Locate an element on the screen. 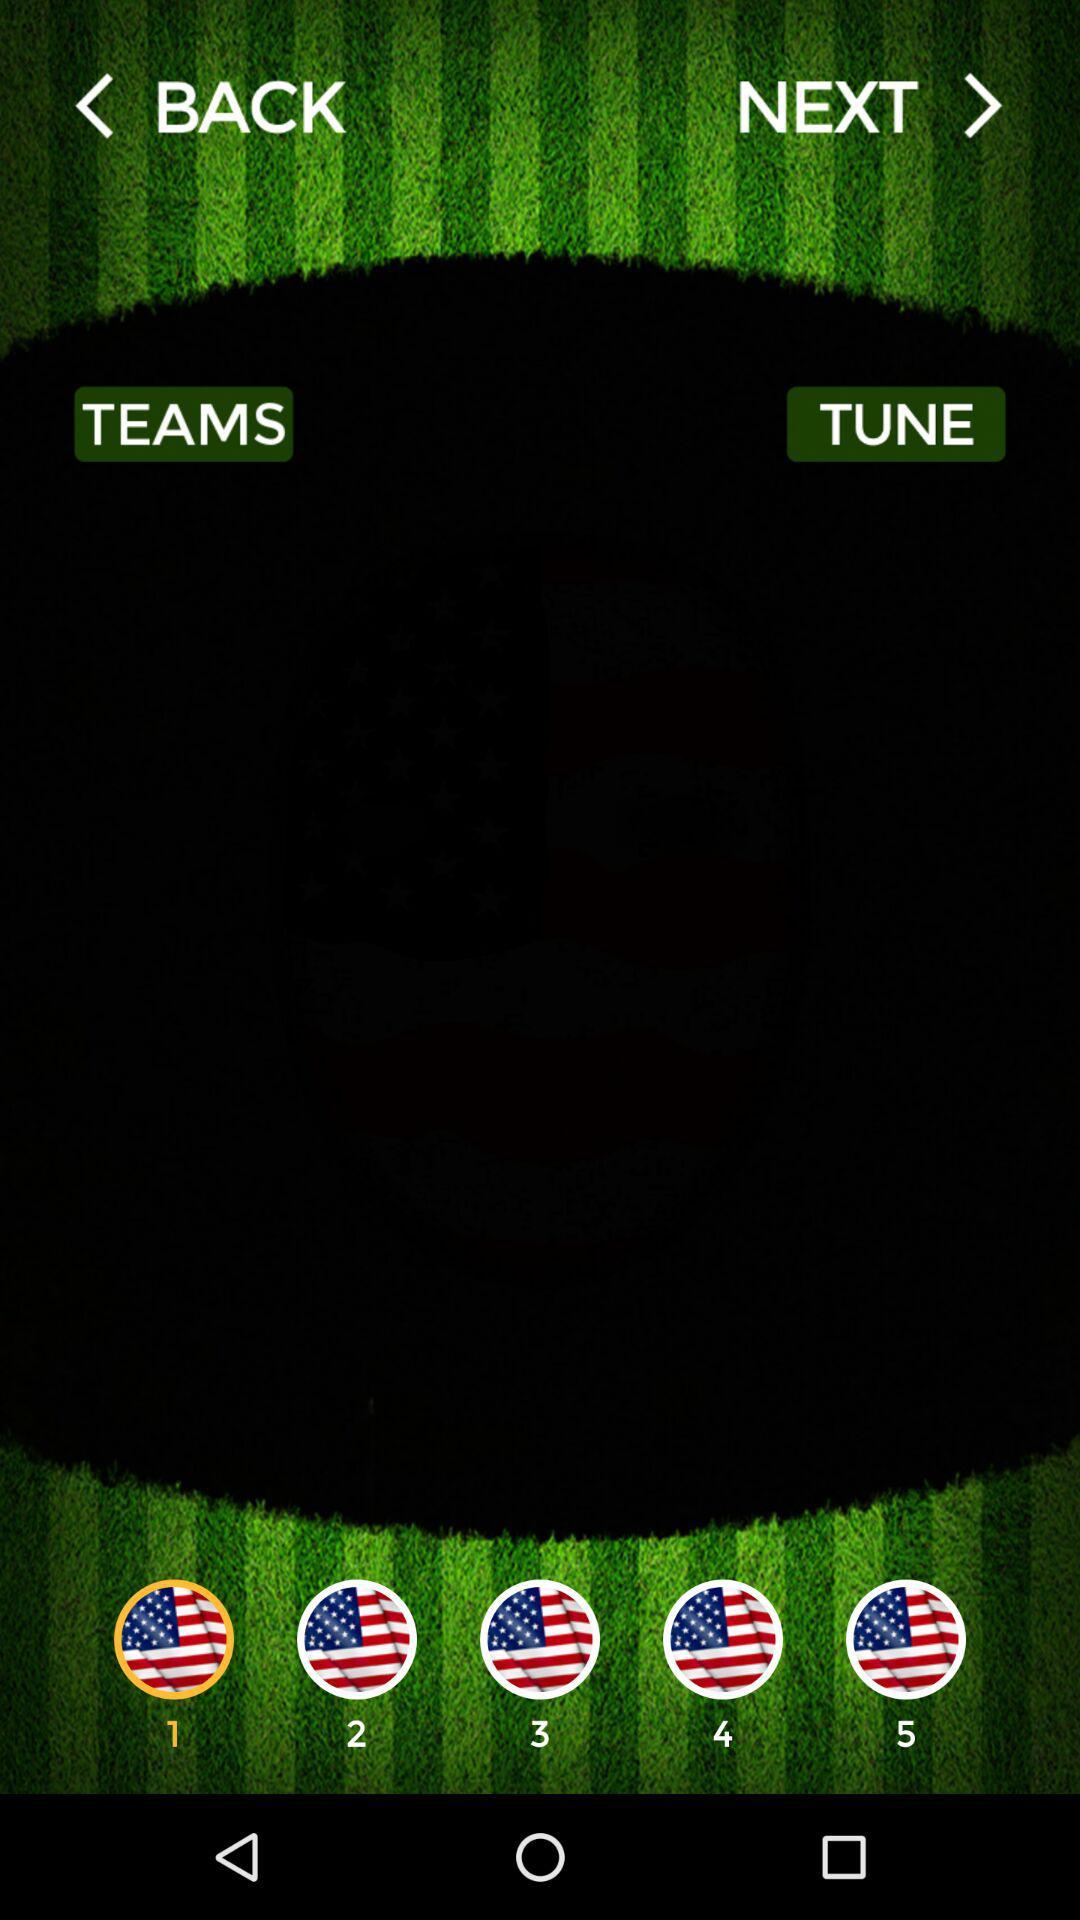 The width and height of the screenshot is (1080, 1920). the delete icon is located at coordinates (869, 104).